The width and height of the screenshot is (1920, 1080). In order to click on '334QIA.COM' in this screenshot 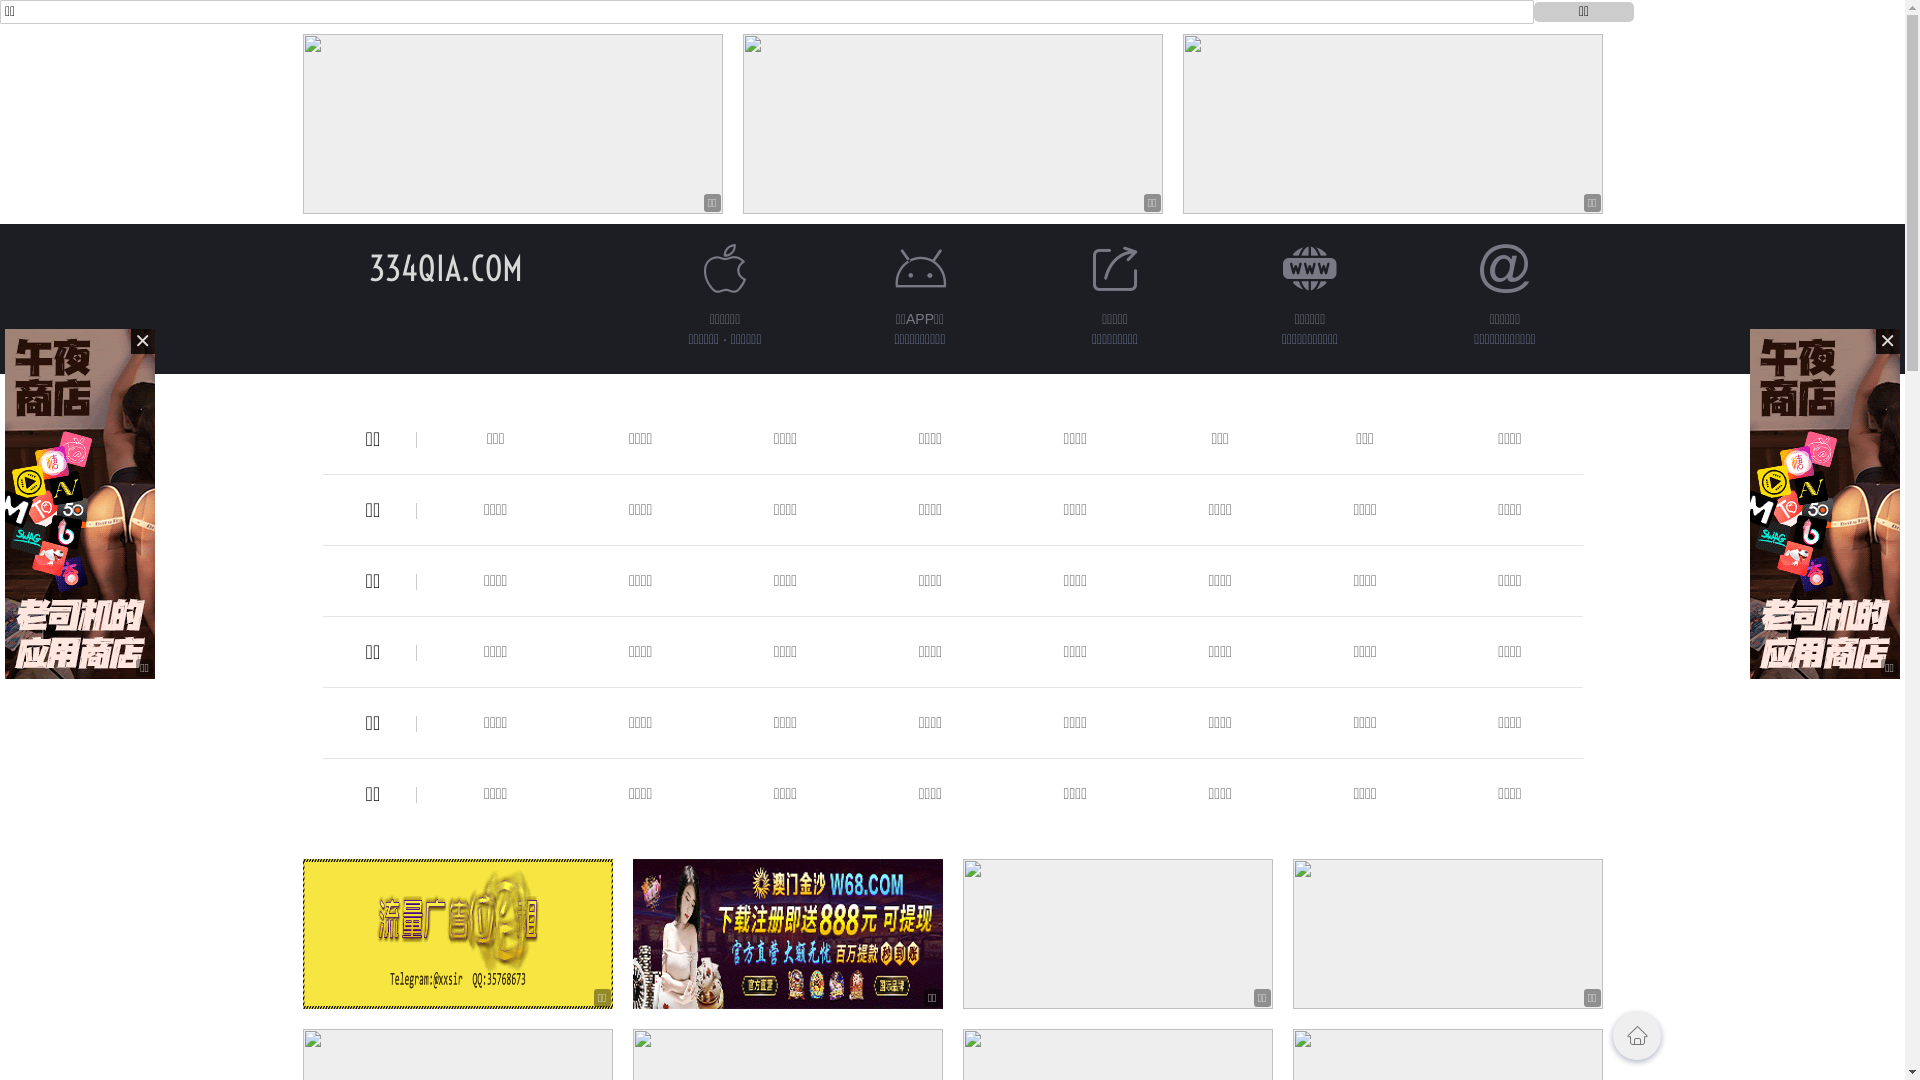, I will do `click(444, 267)`.